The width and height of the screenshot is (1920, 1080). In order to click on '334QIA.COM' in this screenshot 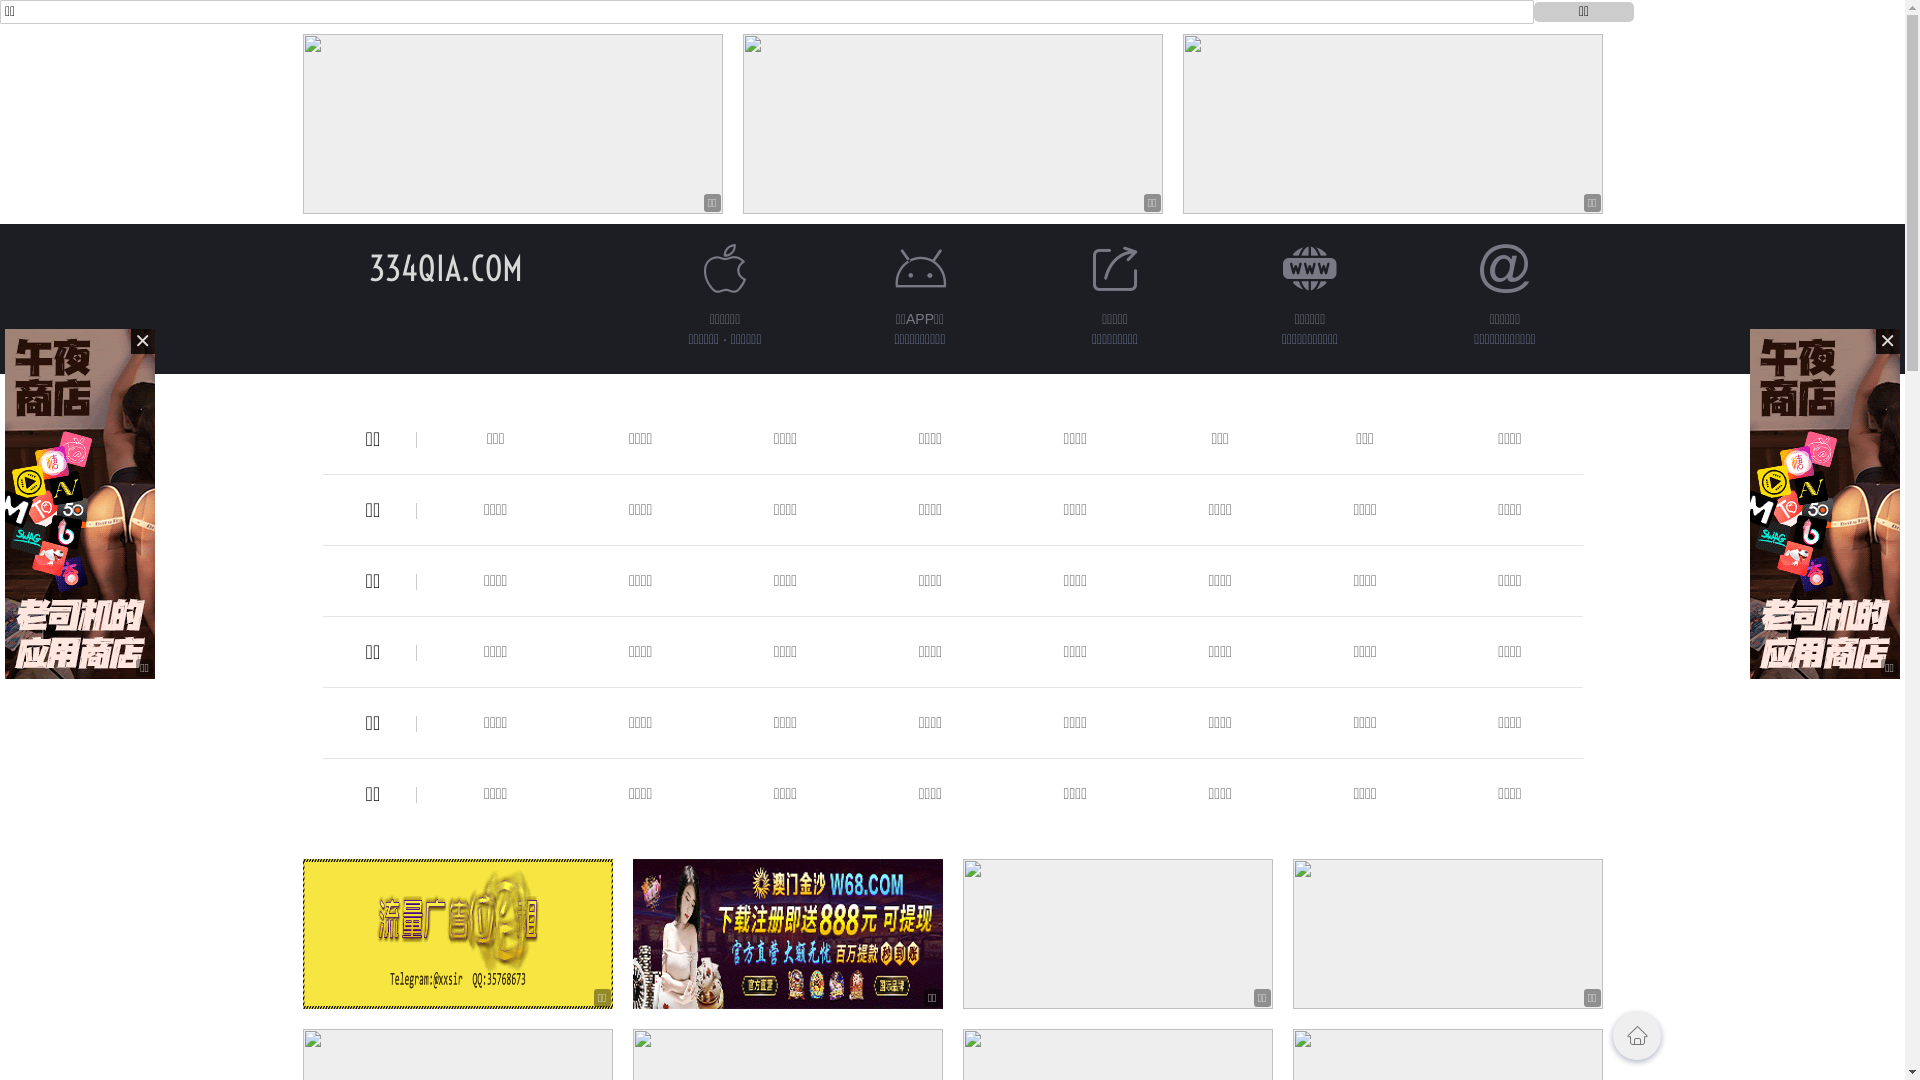, I will do `click(444, 267)`.